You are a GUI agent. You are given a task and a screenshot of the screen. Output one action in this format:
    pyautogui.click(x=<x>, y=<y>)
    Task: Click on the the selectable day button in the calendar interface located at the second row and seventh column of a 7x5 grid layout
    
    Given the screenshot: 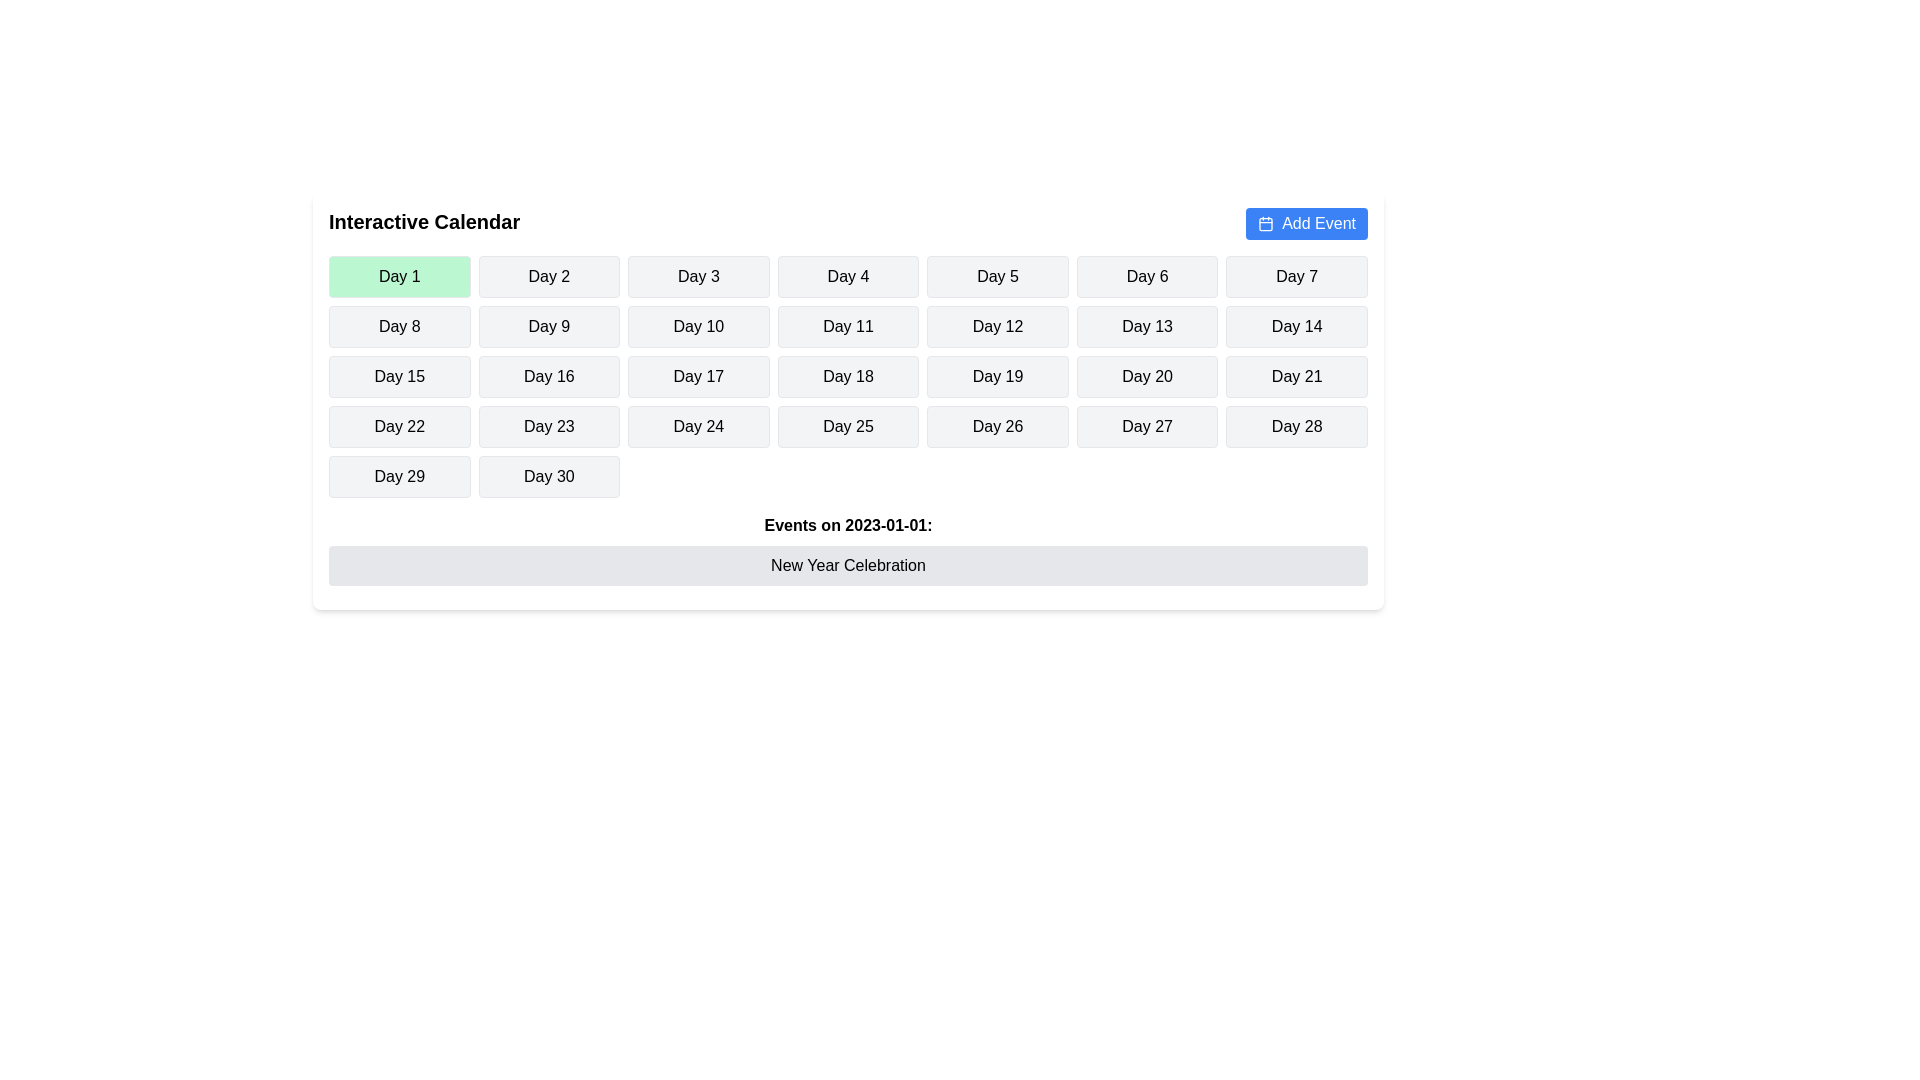 What is the action you would take?
    pyautogui.click(x=1297, y=326)
    